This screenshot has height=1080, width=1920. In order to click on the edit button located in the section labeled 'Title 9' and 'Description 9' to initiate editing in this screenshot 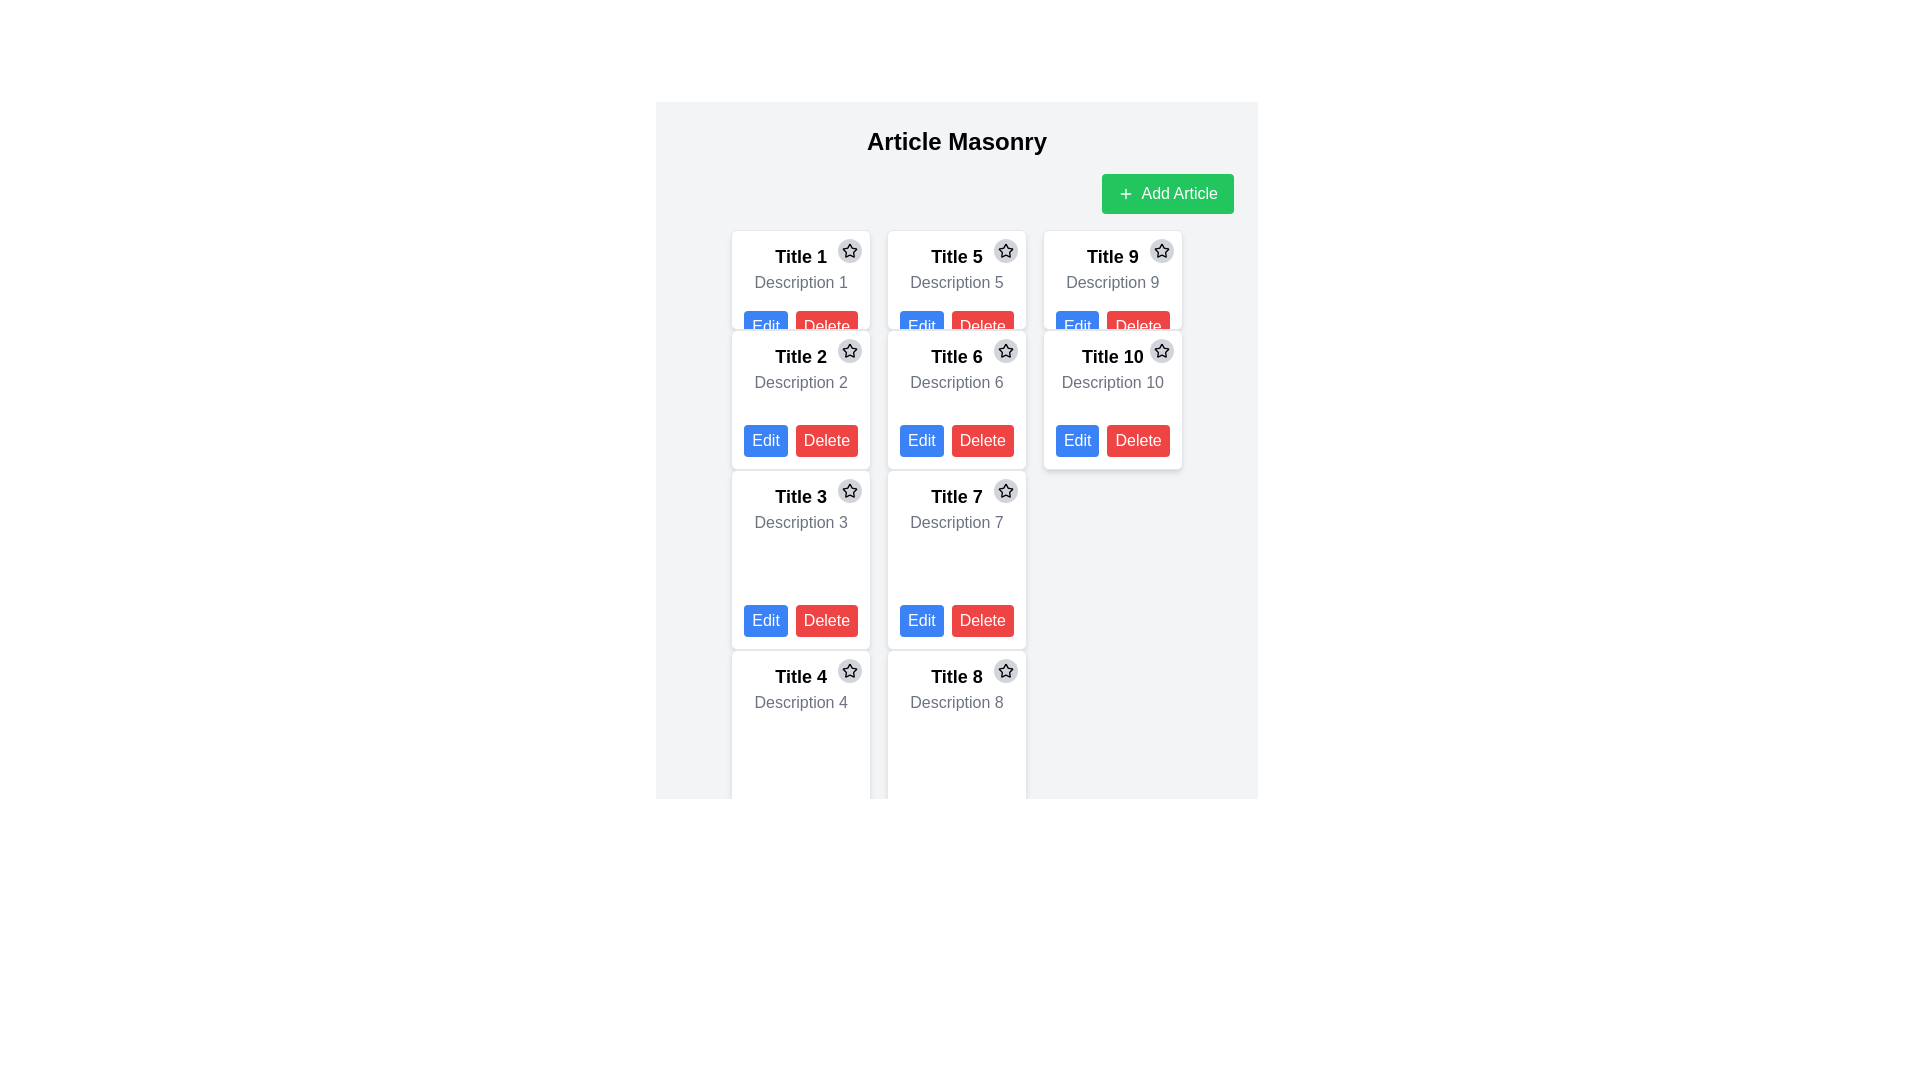, I will do `click(1076, 326)`.